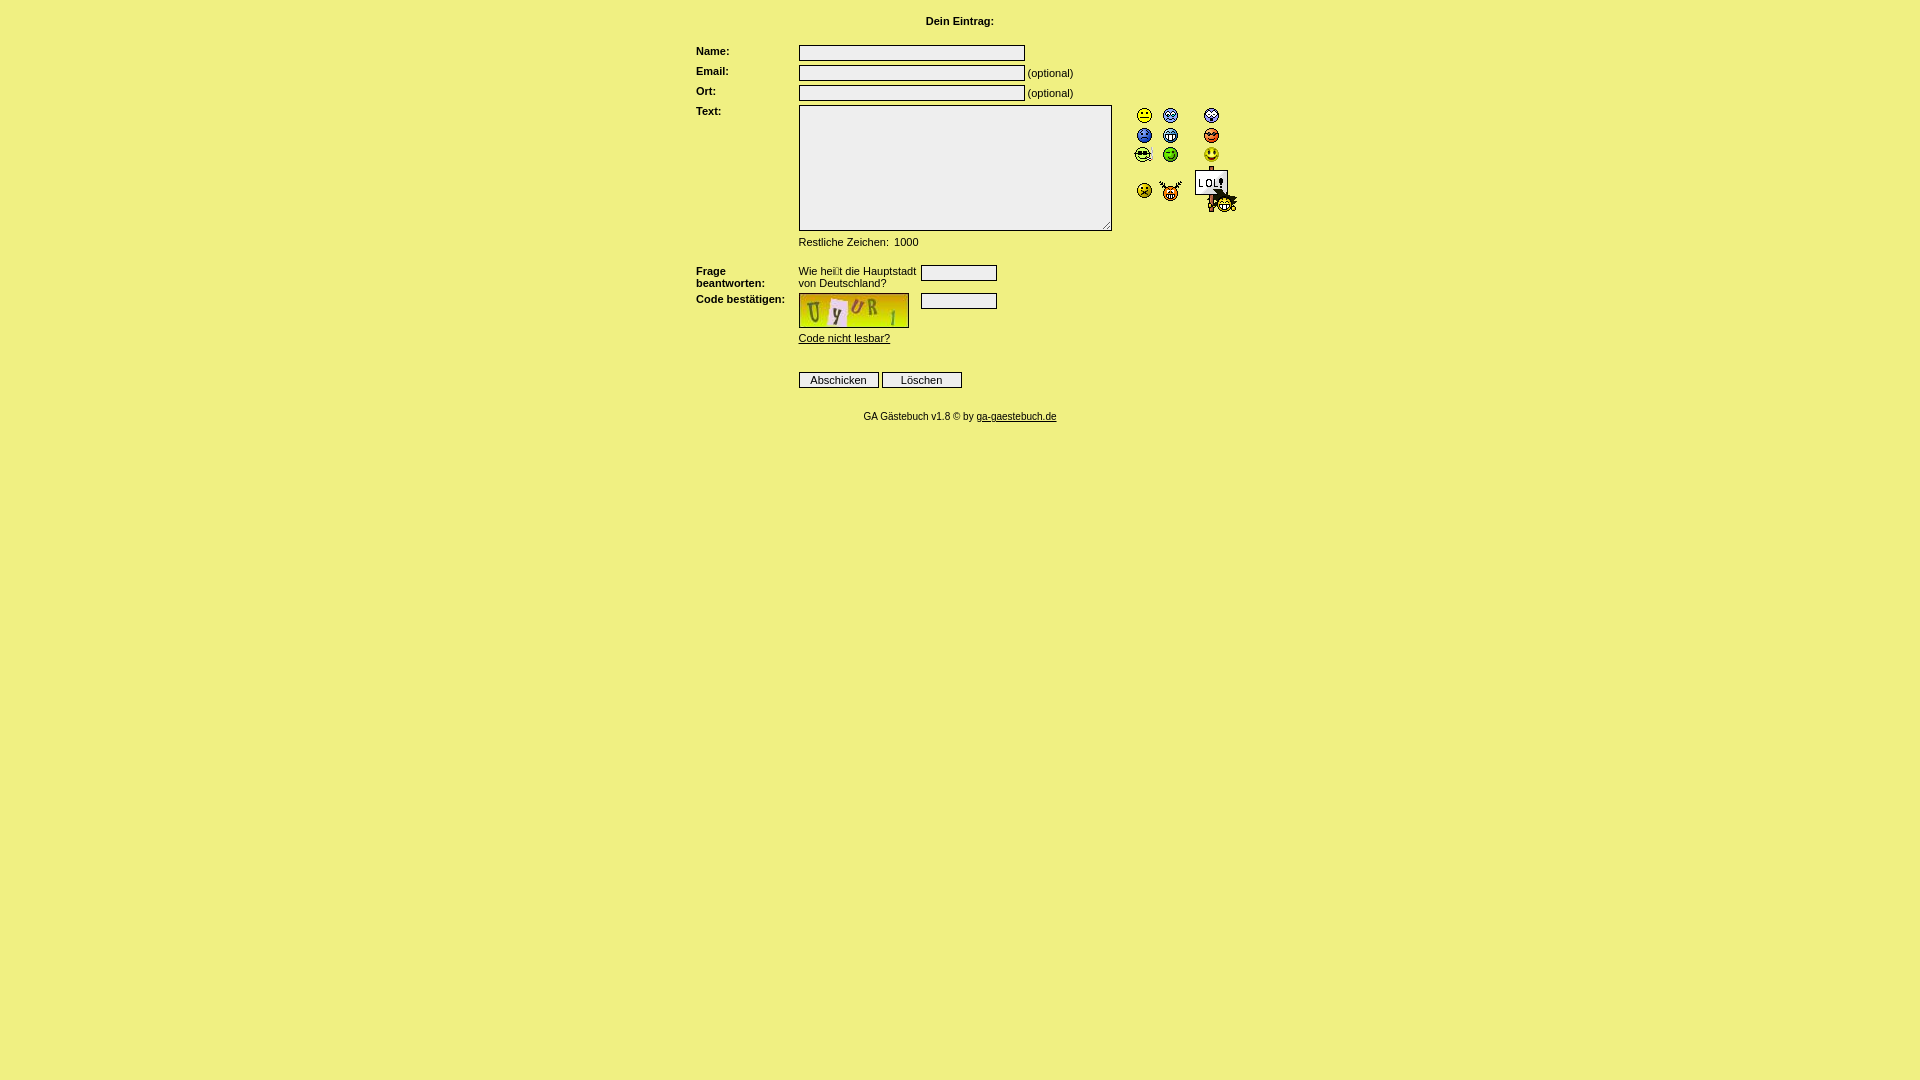 The image size is (1920, 1080). What do you see at coordinates (1170, 115) in the screenshot?
I see `':-('` at bounding box center [1170, 115].